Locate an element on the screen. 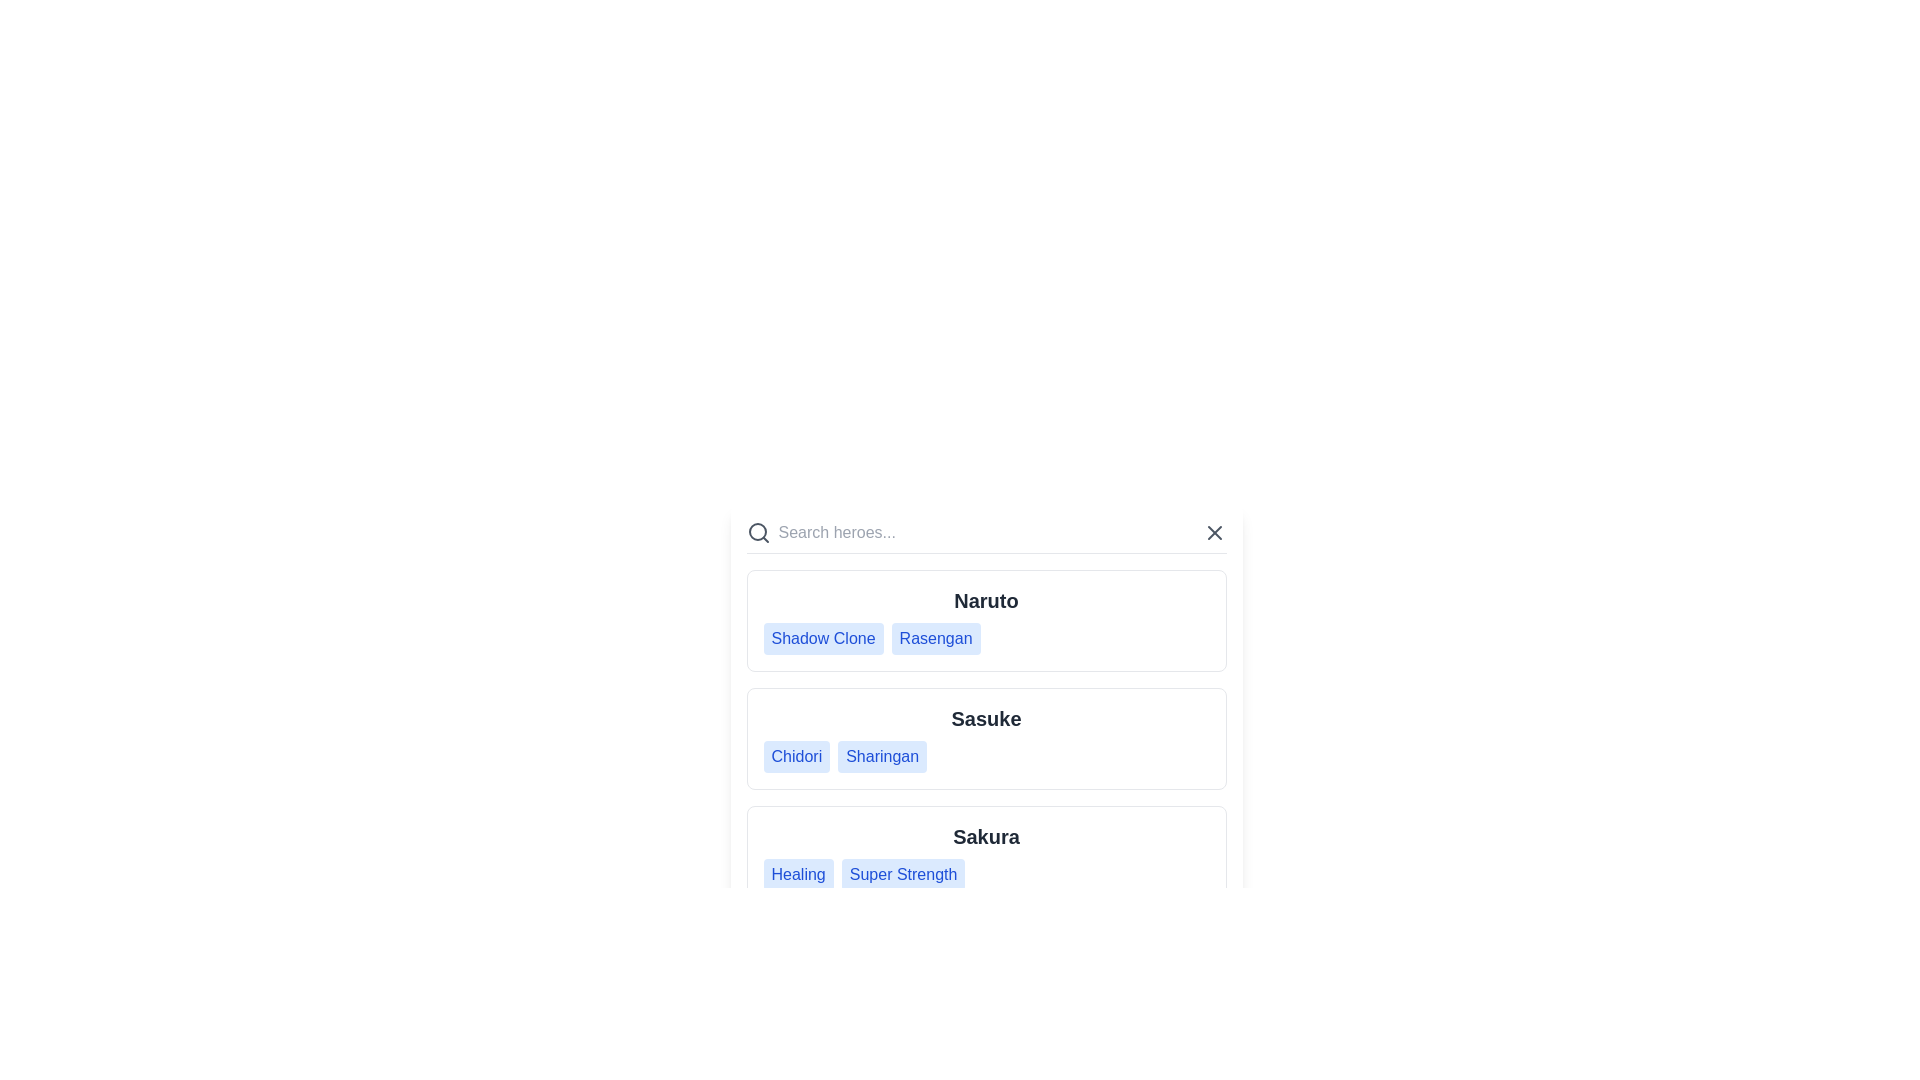  the close or delete icon located in the top-right corner of the interface, near the 'Search heroes...' text input field is located at coordinates (1213, 531).